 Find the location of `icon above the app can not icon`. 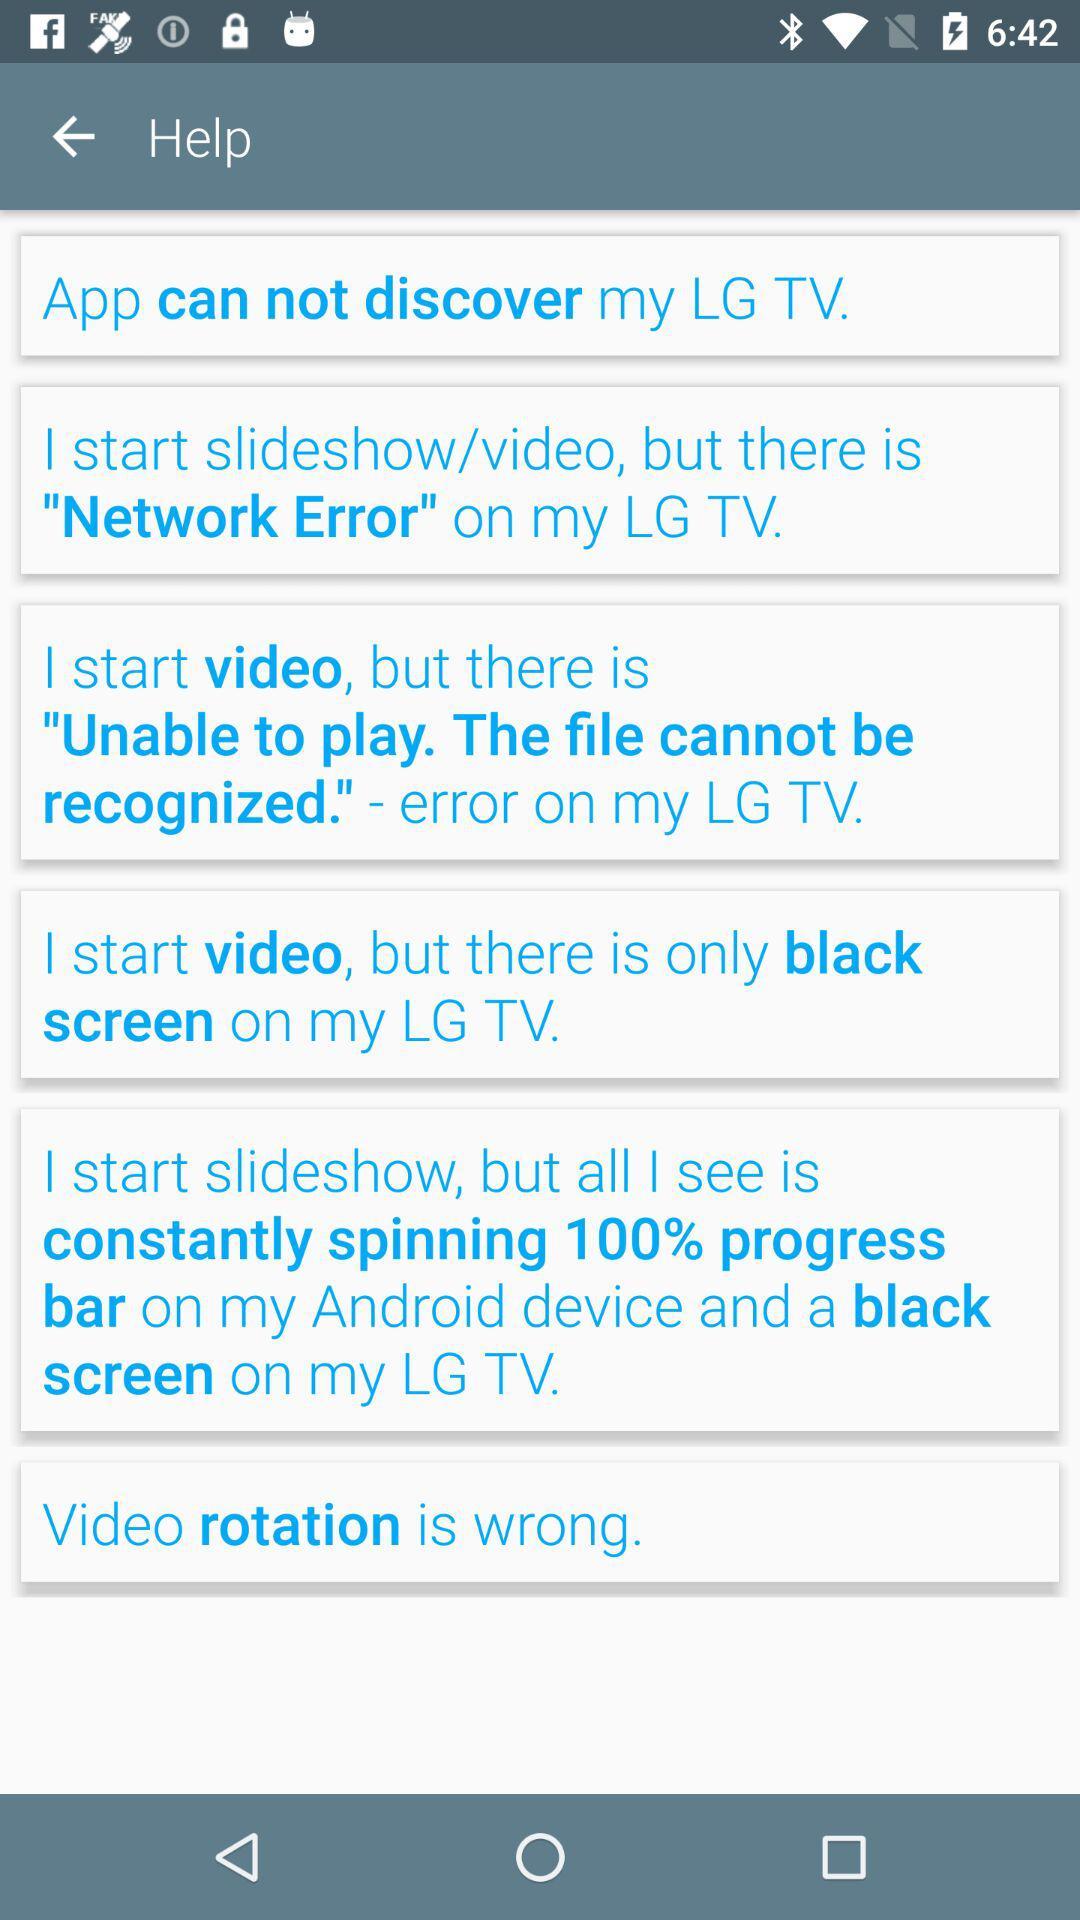

icon above the app can not icon is located at coordinates (72, 135).